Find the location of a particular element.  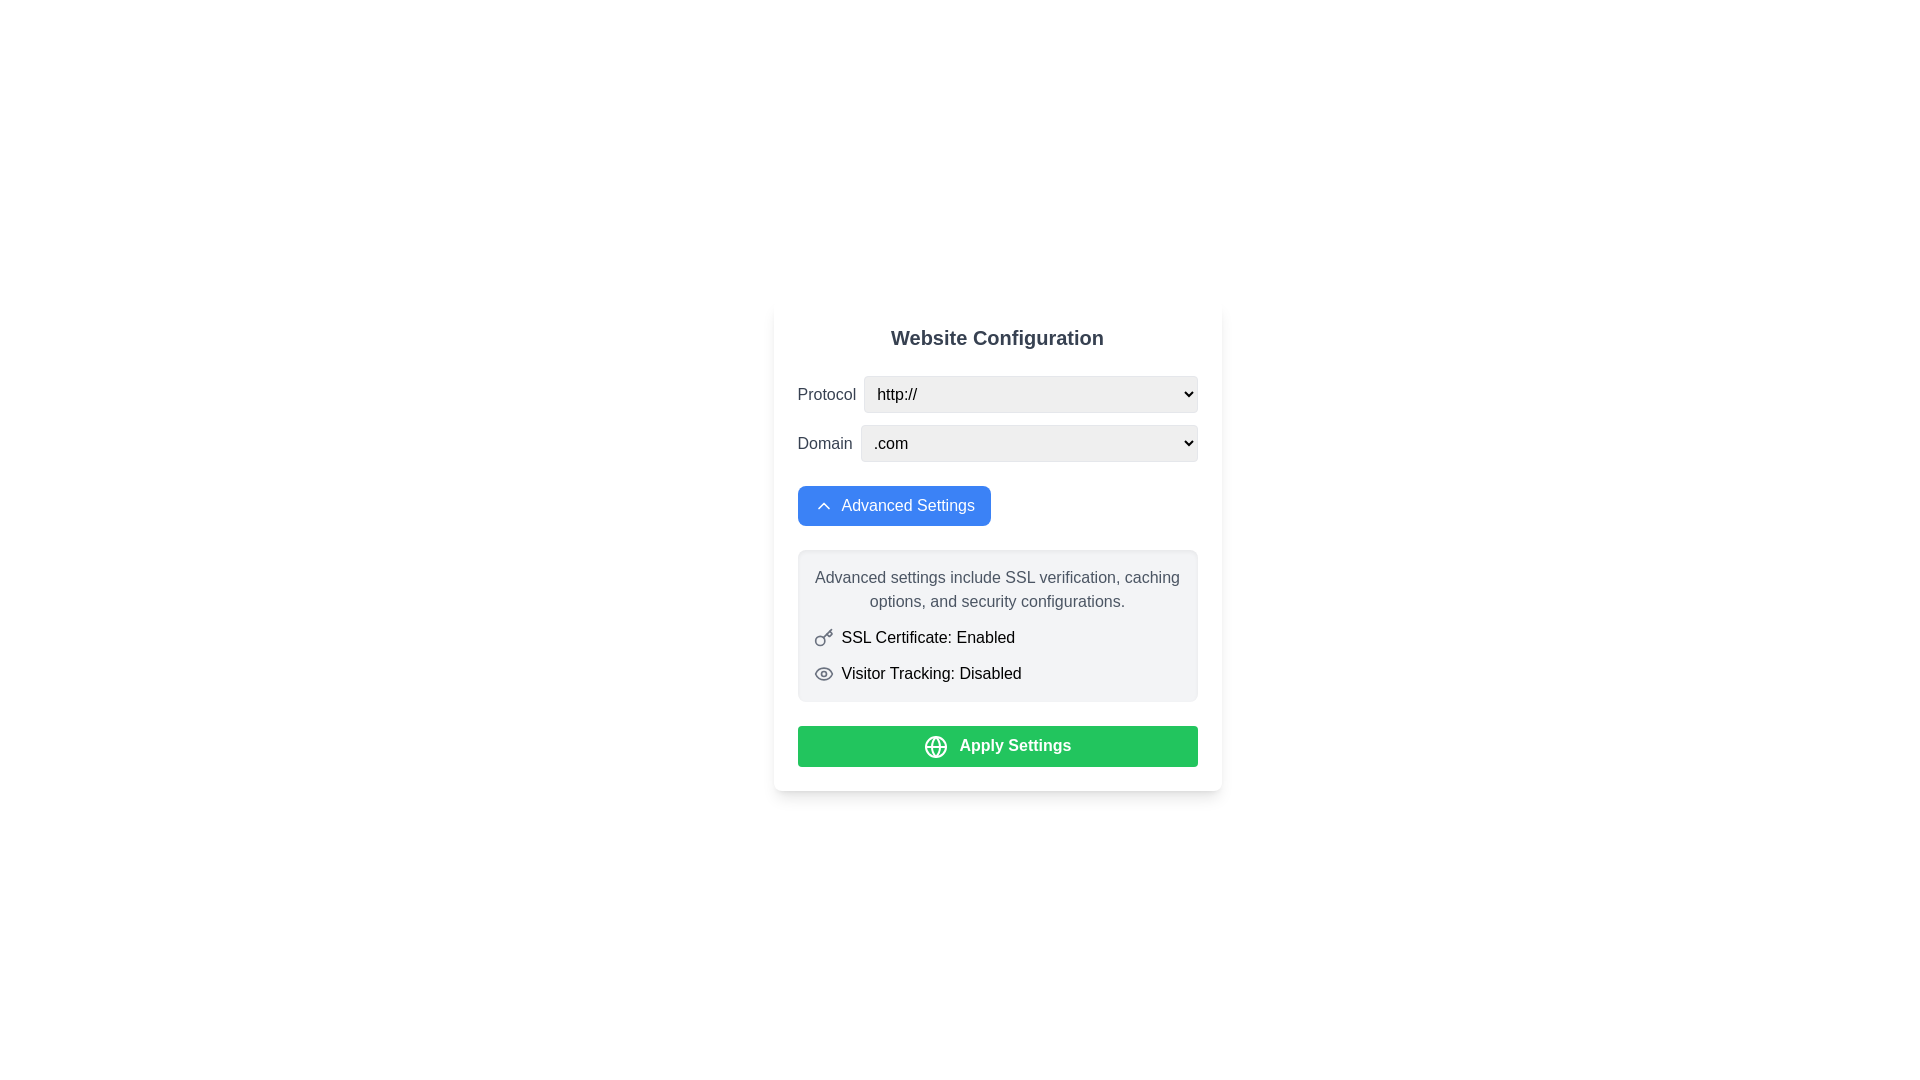

the Status Indicator that displays 'Disabled' for Visitor Tracking, located in the lower part of a light-gray box containing advanced settings, below the 'SSL Certificate: Enabled' line is located at coordinates (997, 674).